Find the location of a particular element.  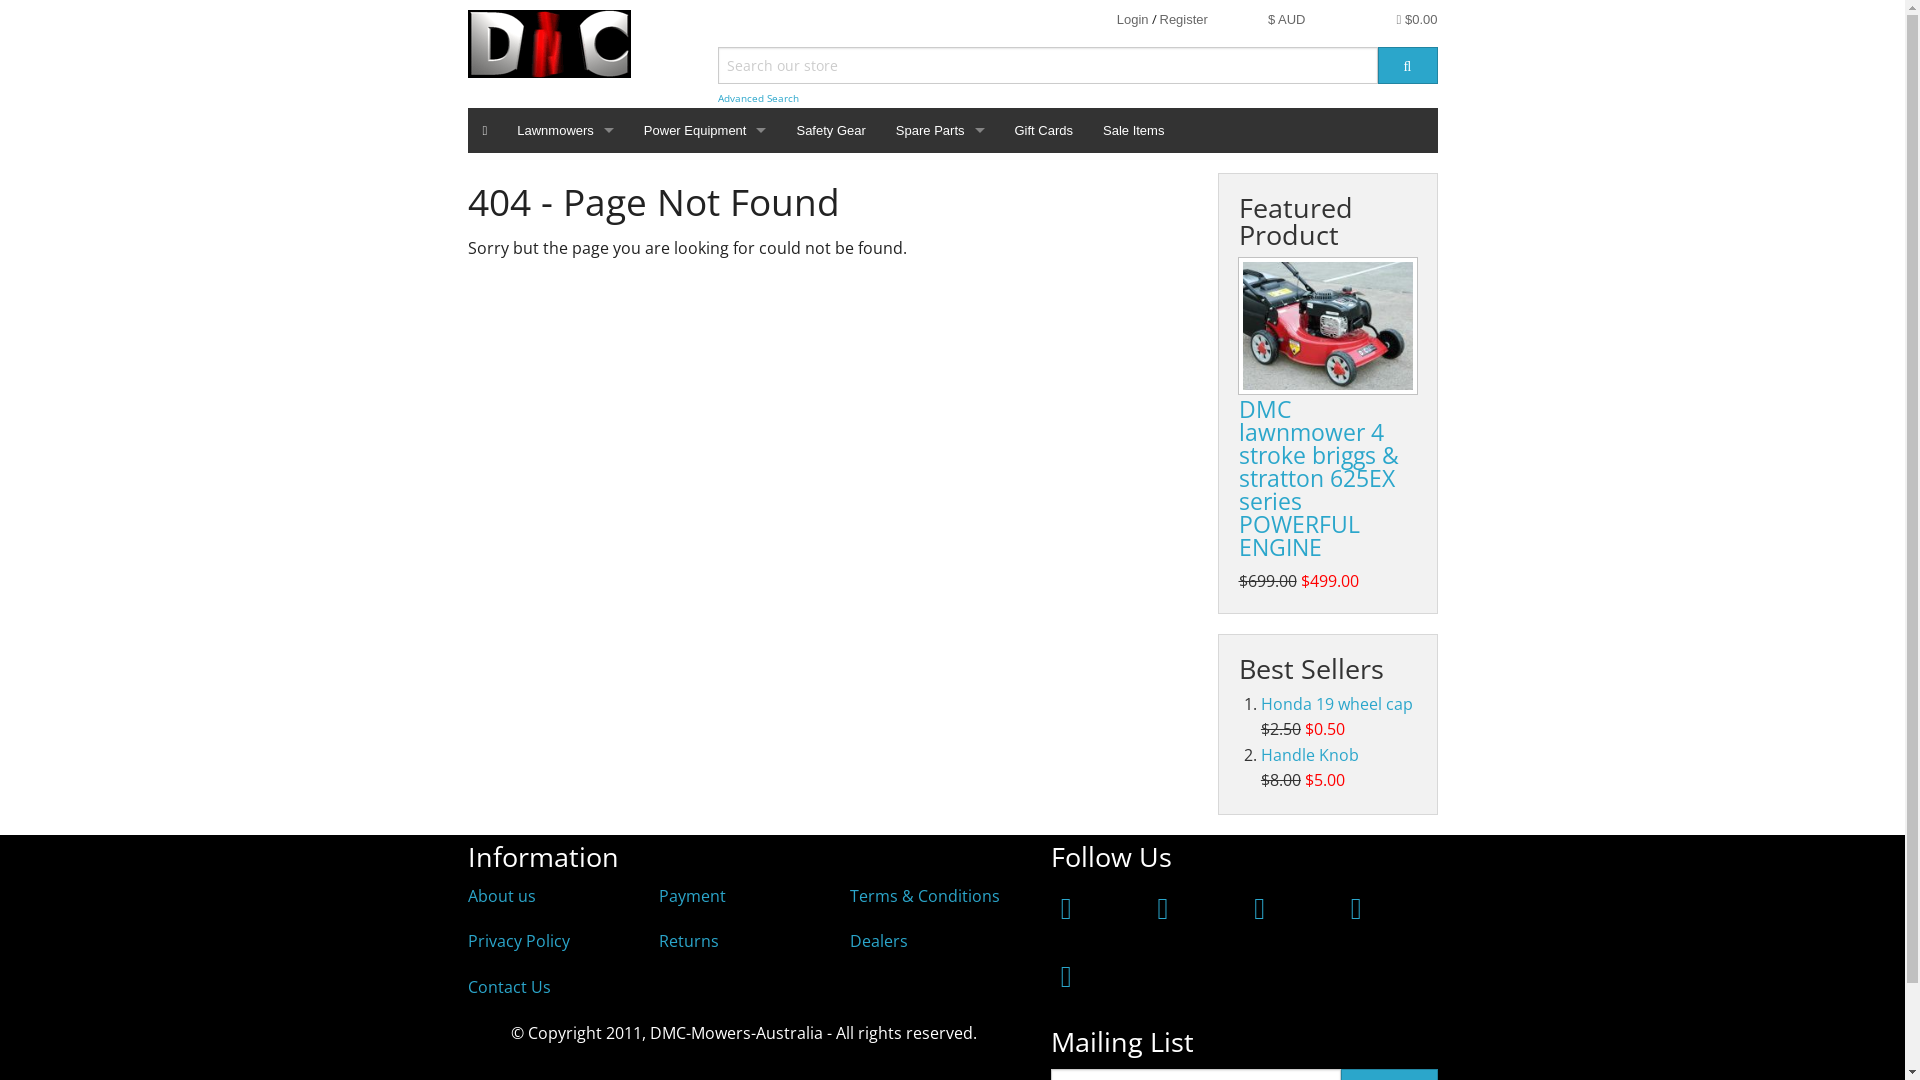

'Contact Us' is located at coordinates (509, 986).